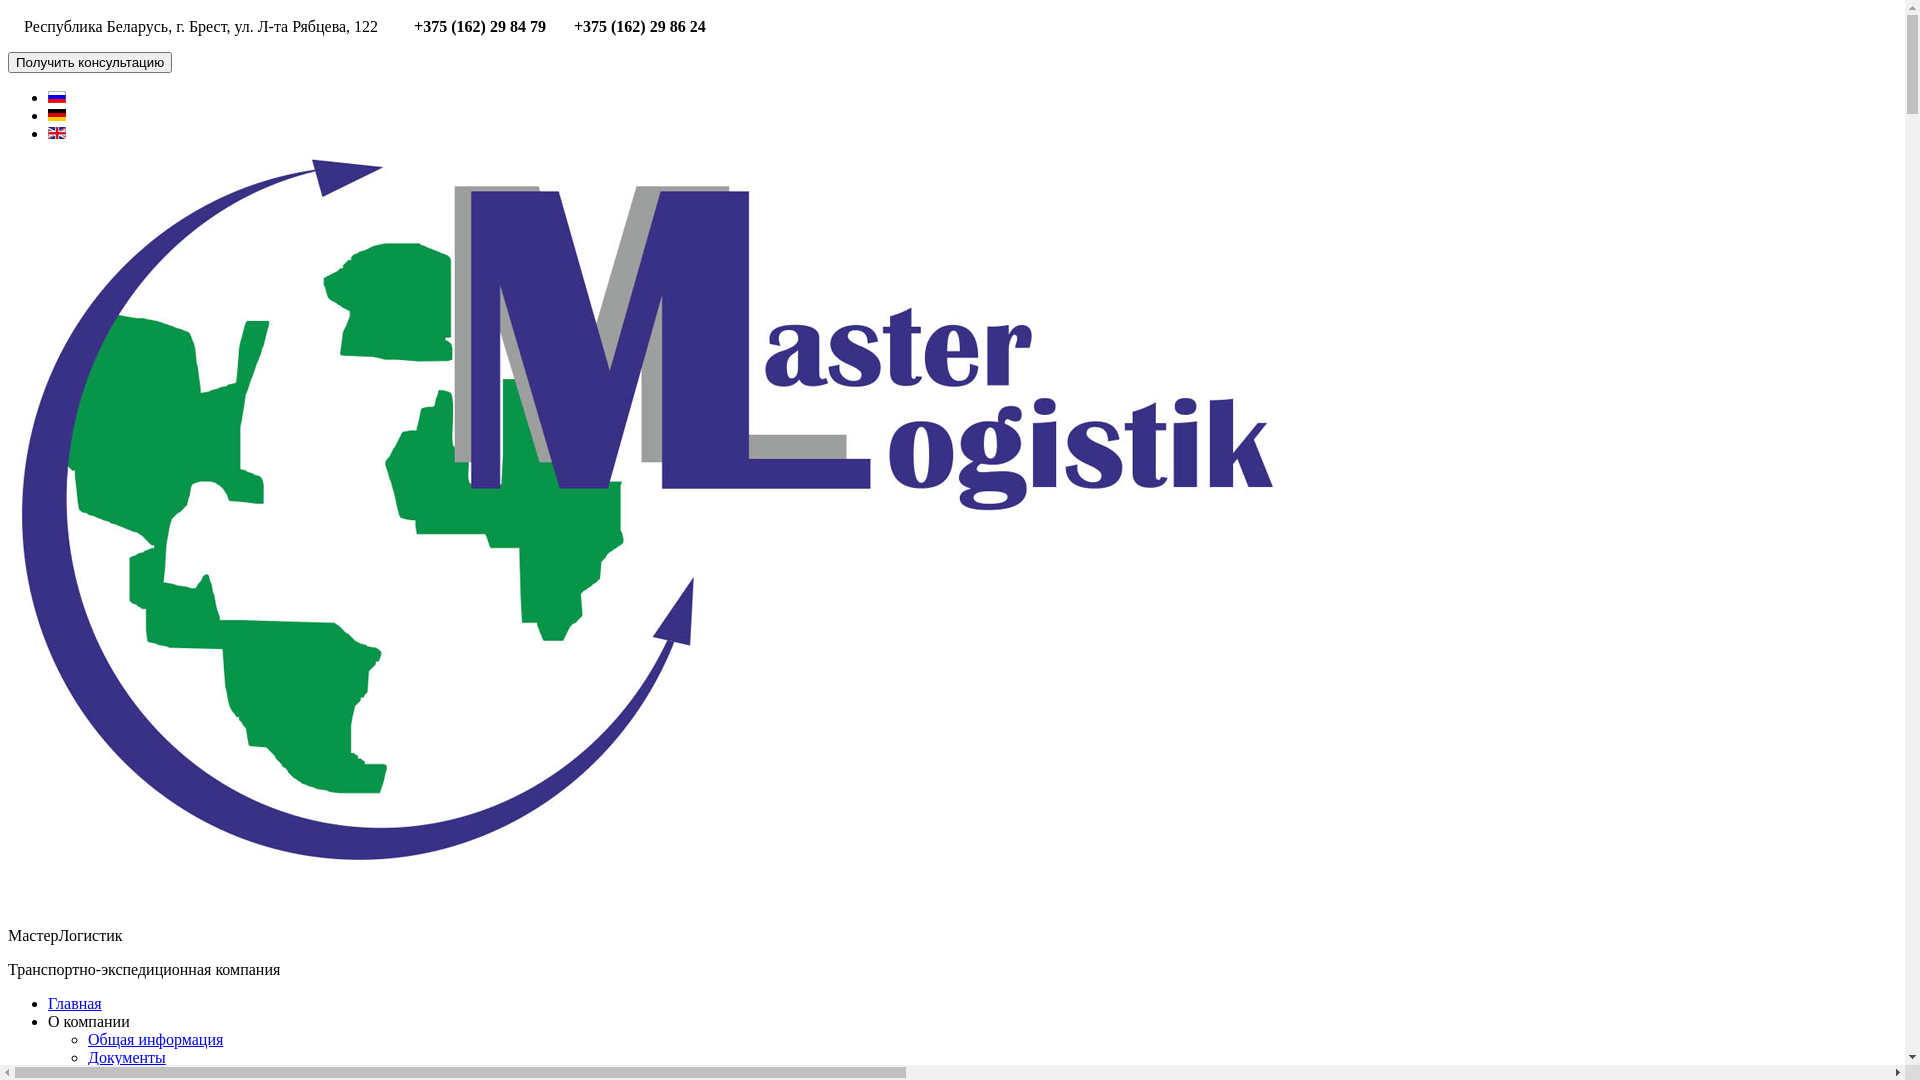 The image size is (1920, 1080). What do you see at coordinates (57, 132) in the screenshot?
I see `'English (UK)'` at bounding box center [57, 132].